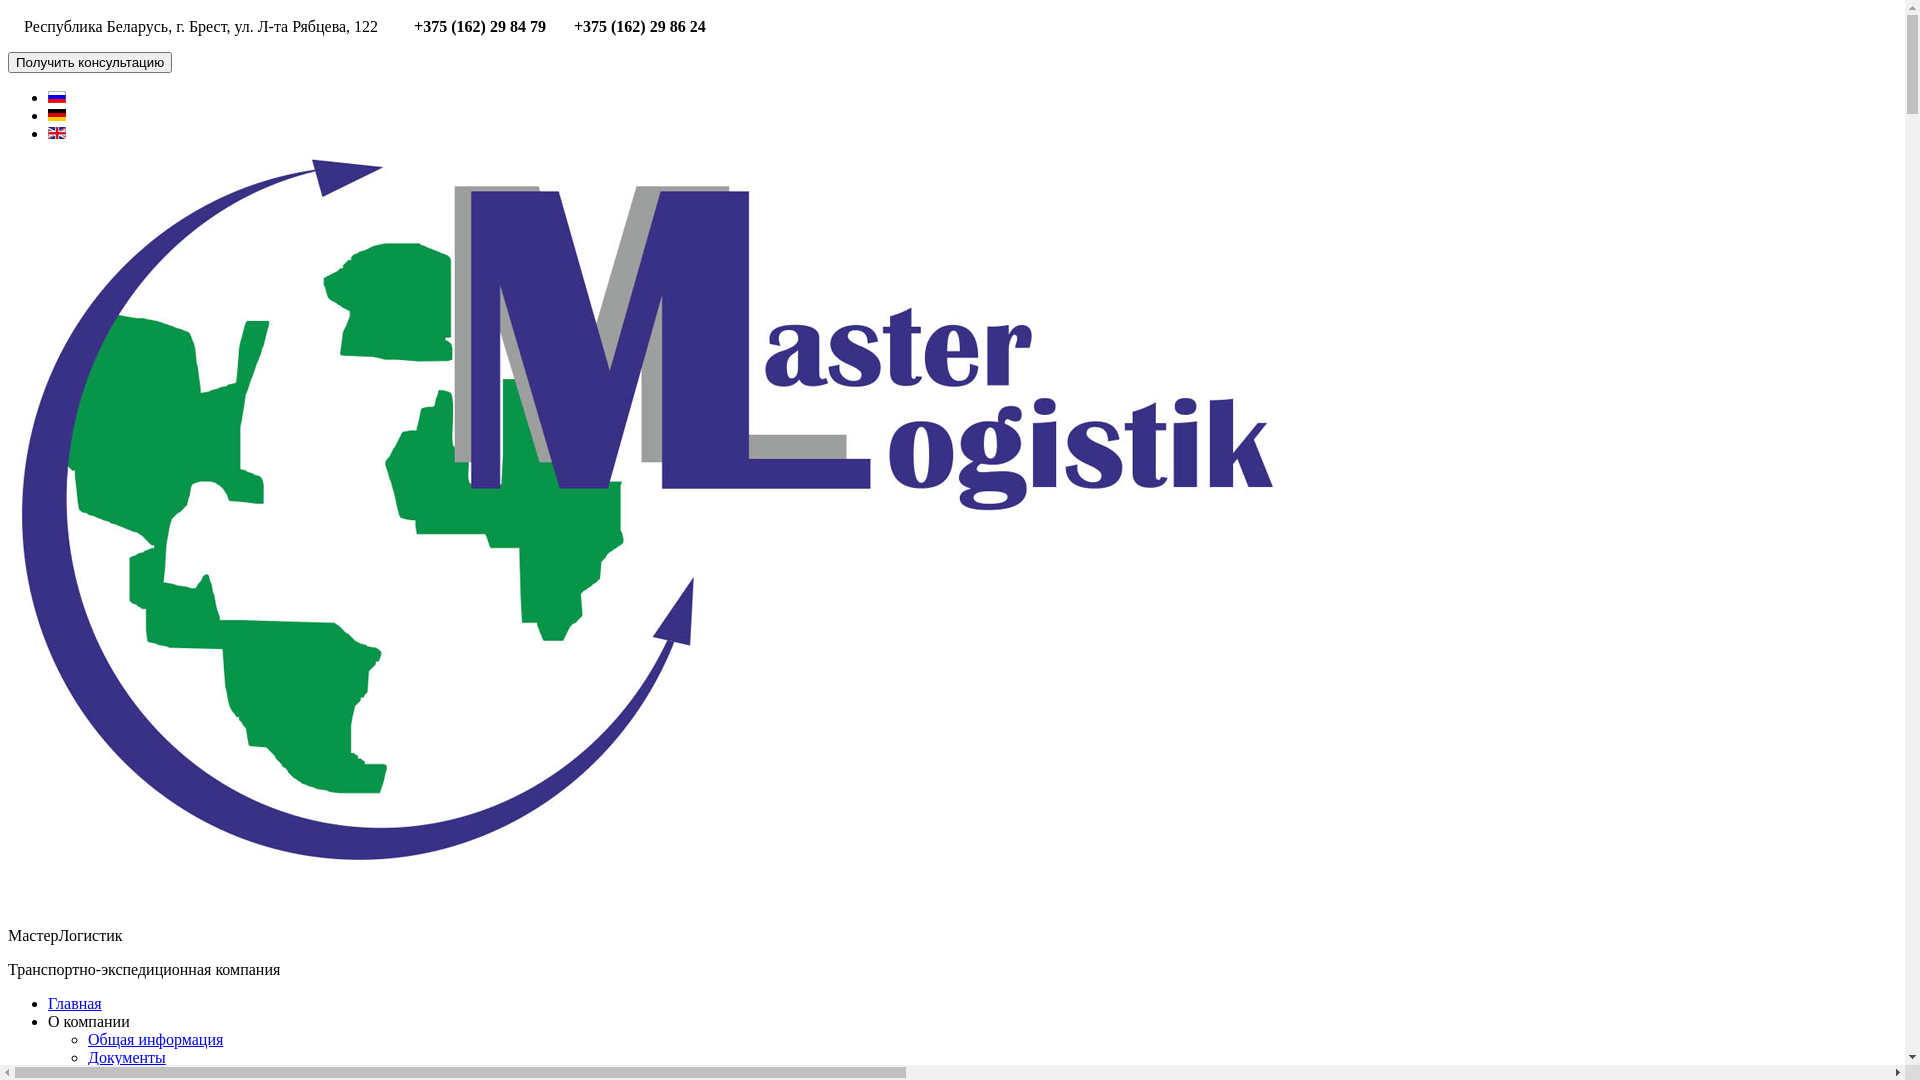 The image size is (1920, 1080). What do you see at coordinates (57, 132) in the screenshot?
I see `'English (UK)'` at bounding box center [57, 132].